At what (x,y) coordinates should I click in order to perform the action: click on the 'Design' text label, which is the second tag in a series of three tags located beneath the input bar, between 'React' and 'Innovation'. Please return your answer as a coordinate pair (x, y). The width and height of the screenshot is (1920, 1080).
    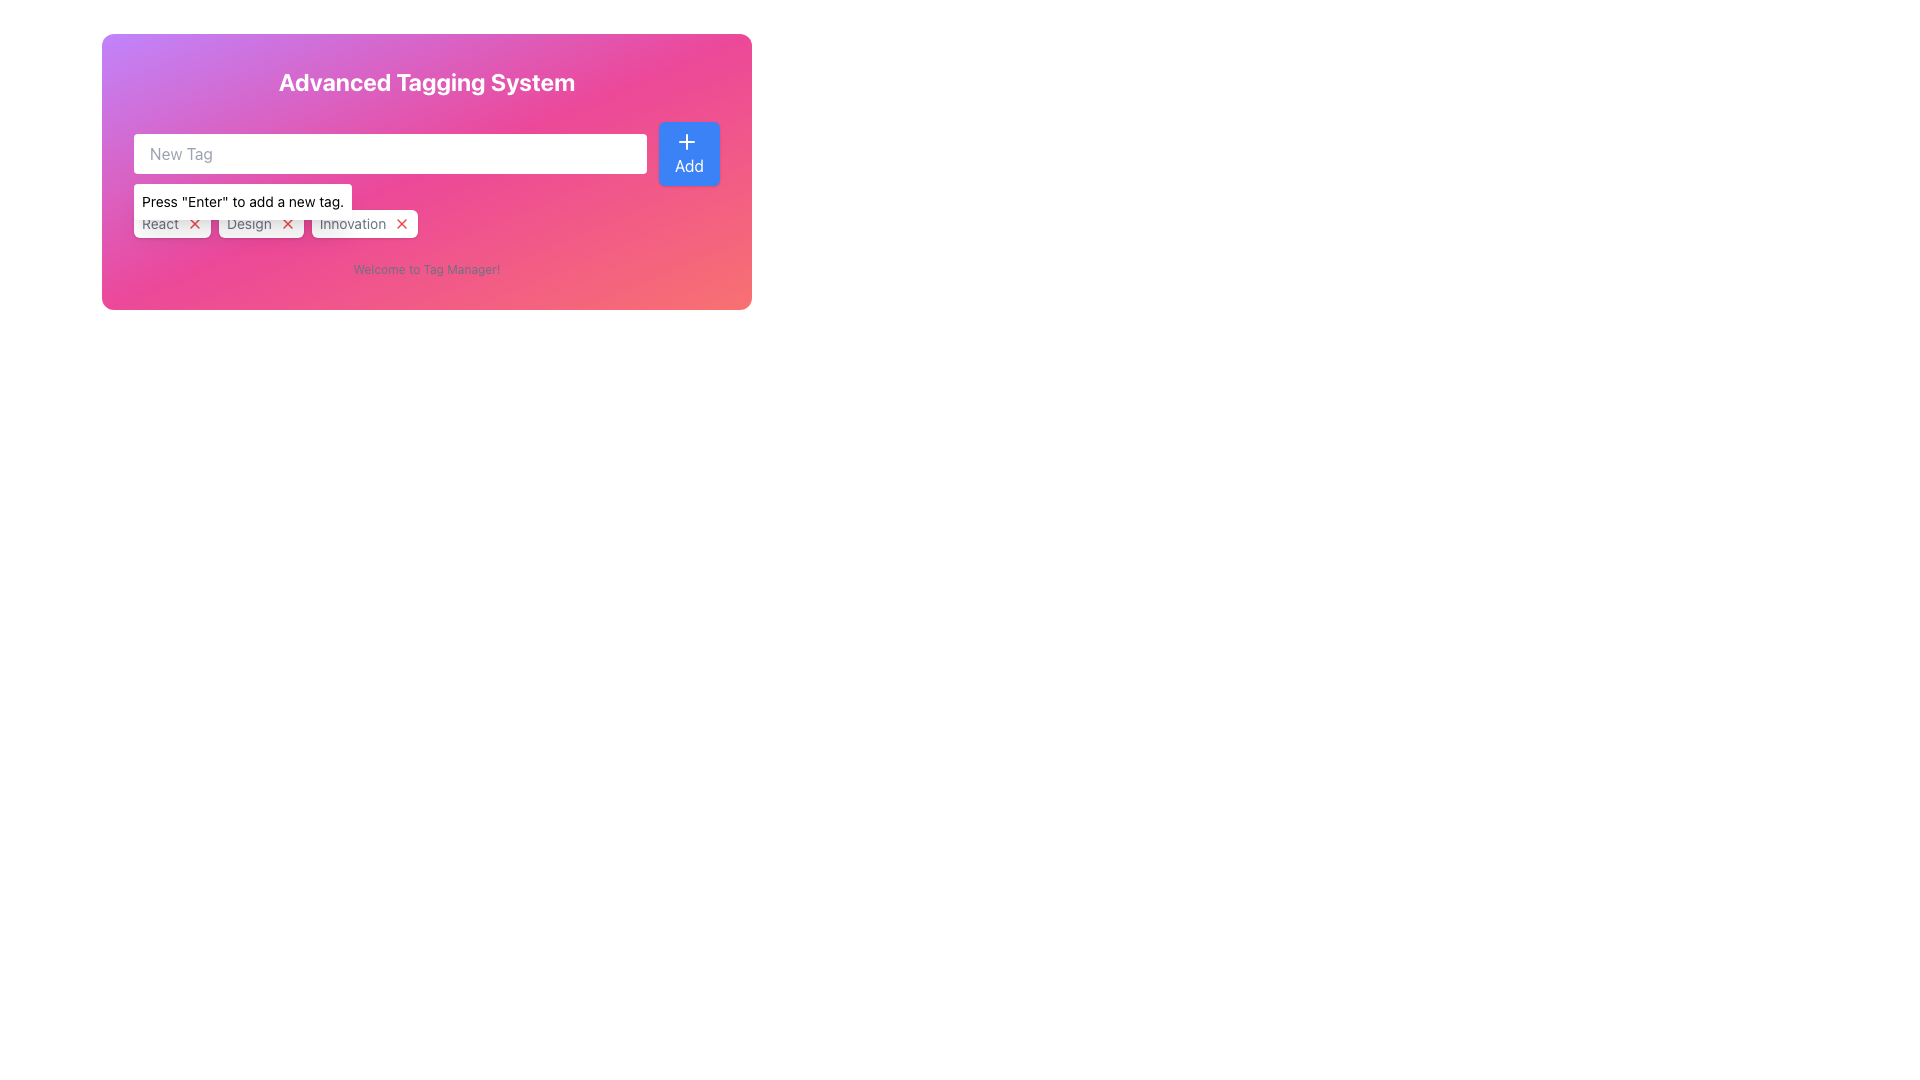
    Looking at the image, I should click on (248, 223).